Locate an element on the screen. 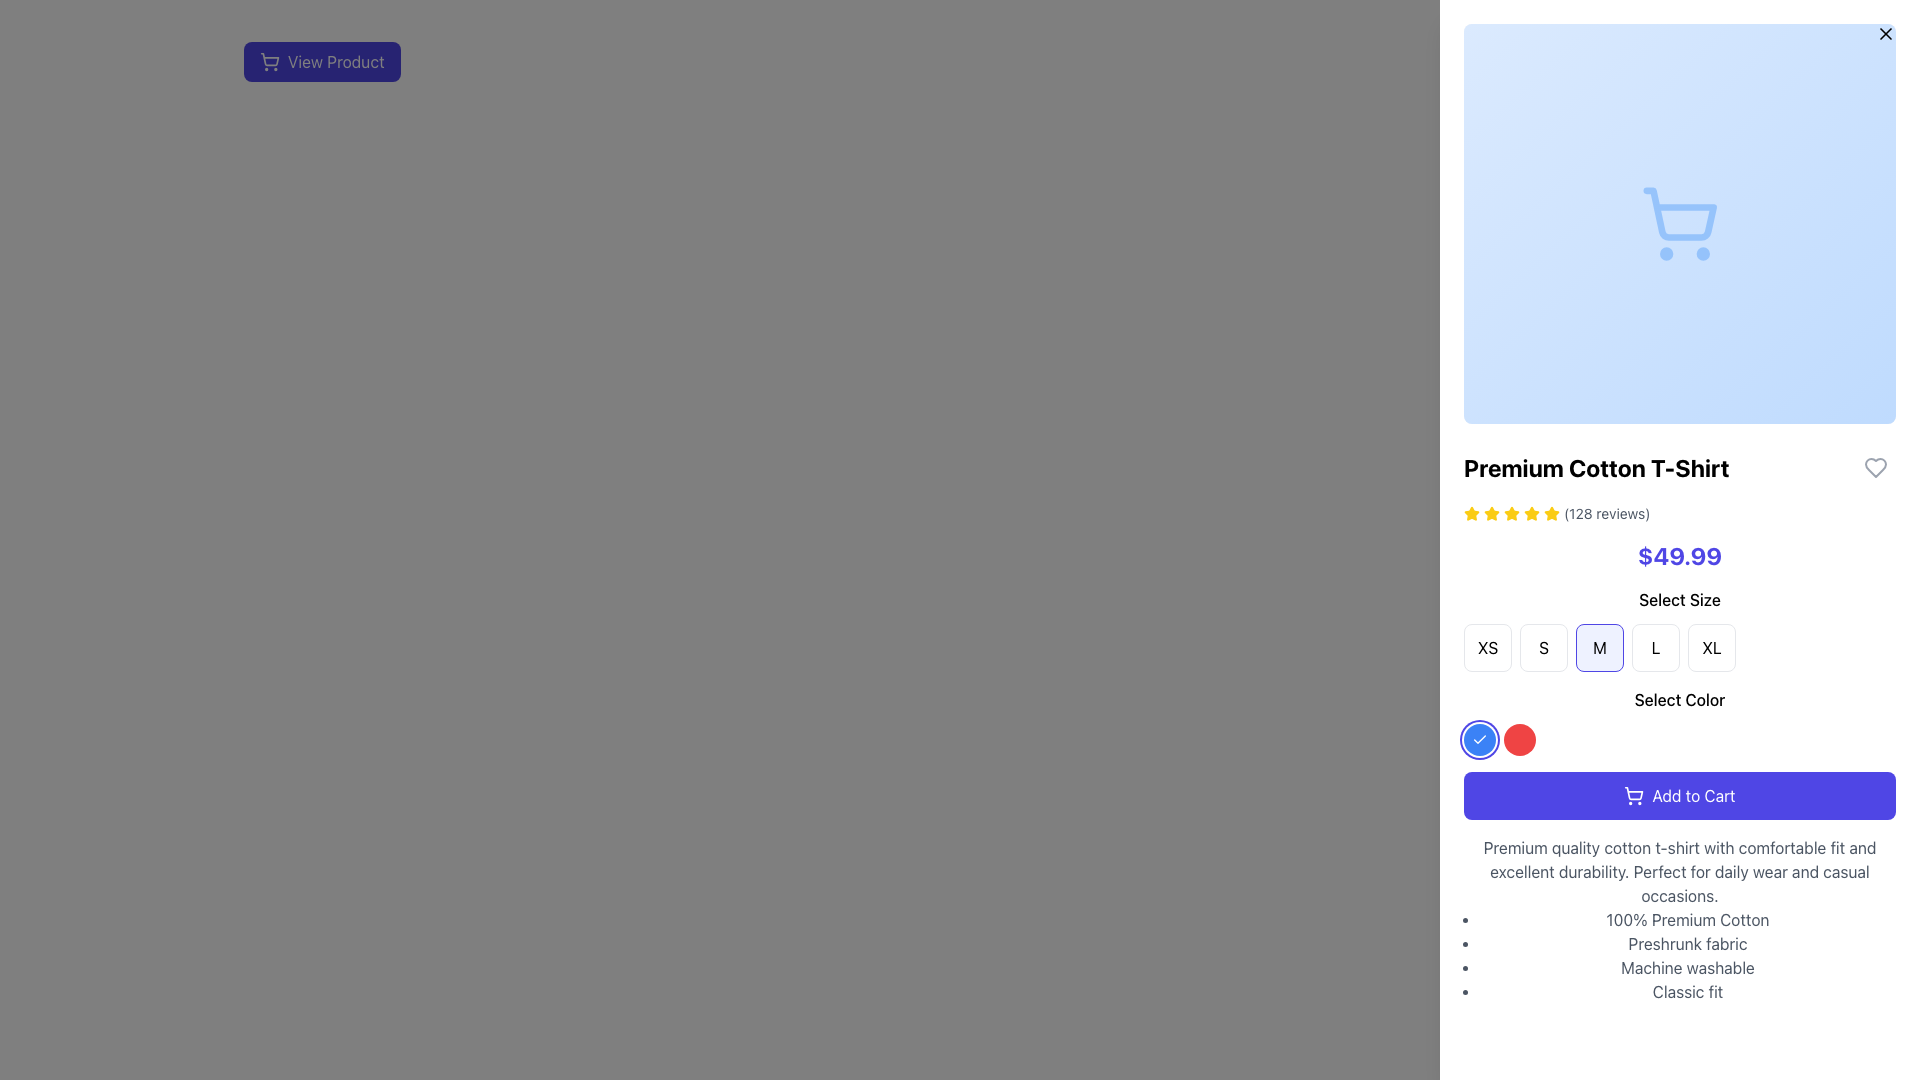 The height and width of the screenshot is (1080, 1920). the rectangular button with a dark blue background and white text stating 'View Product' to trigger visual feedback is located at coordinates (322, 60).